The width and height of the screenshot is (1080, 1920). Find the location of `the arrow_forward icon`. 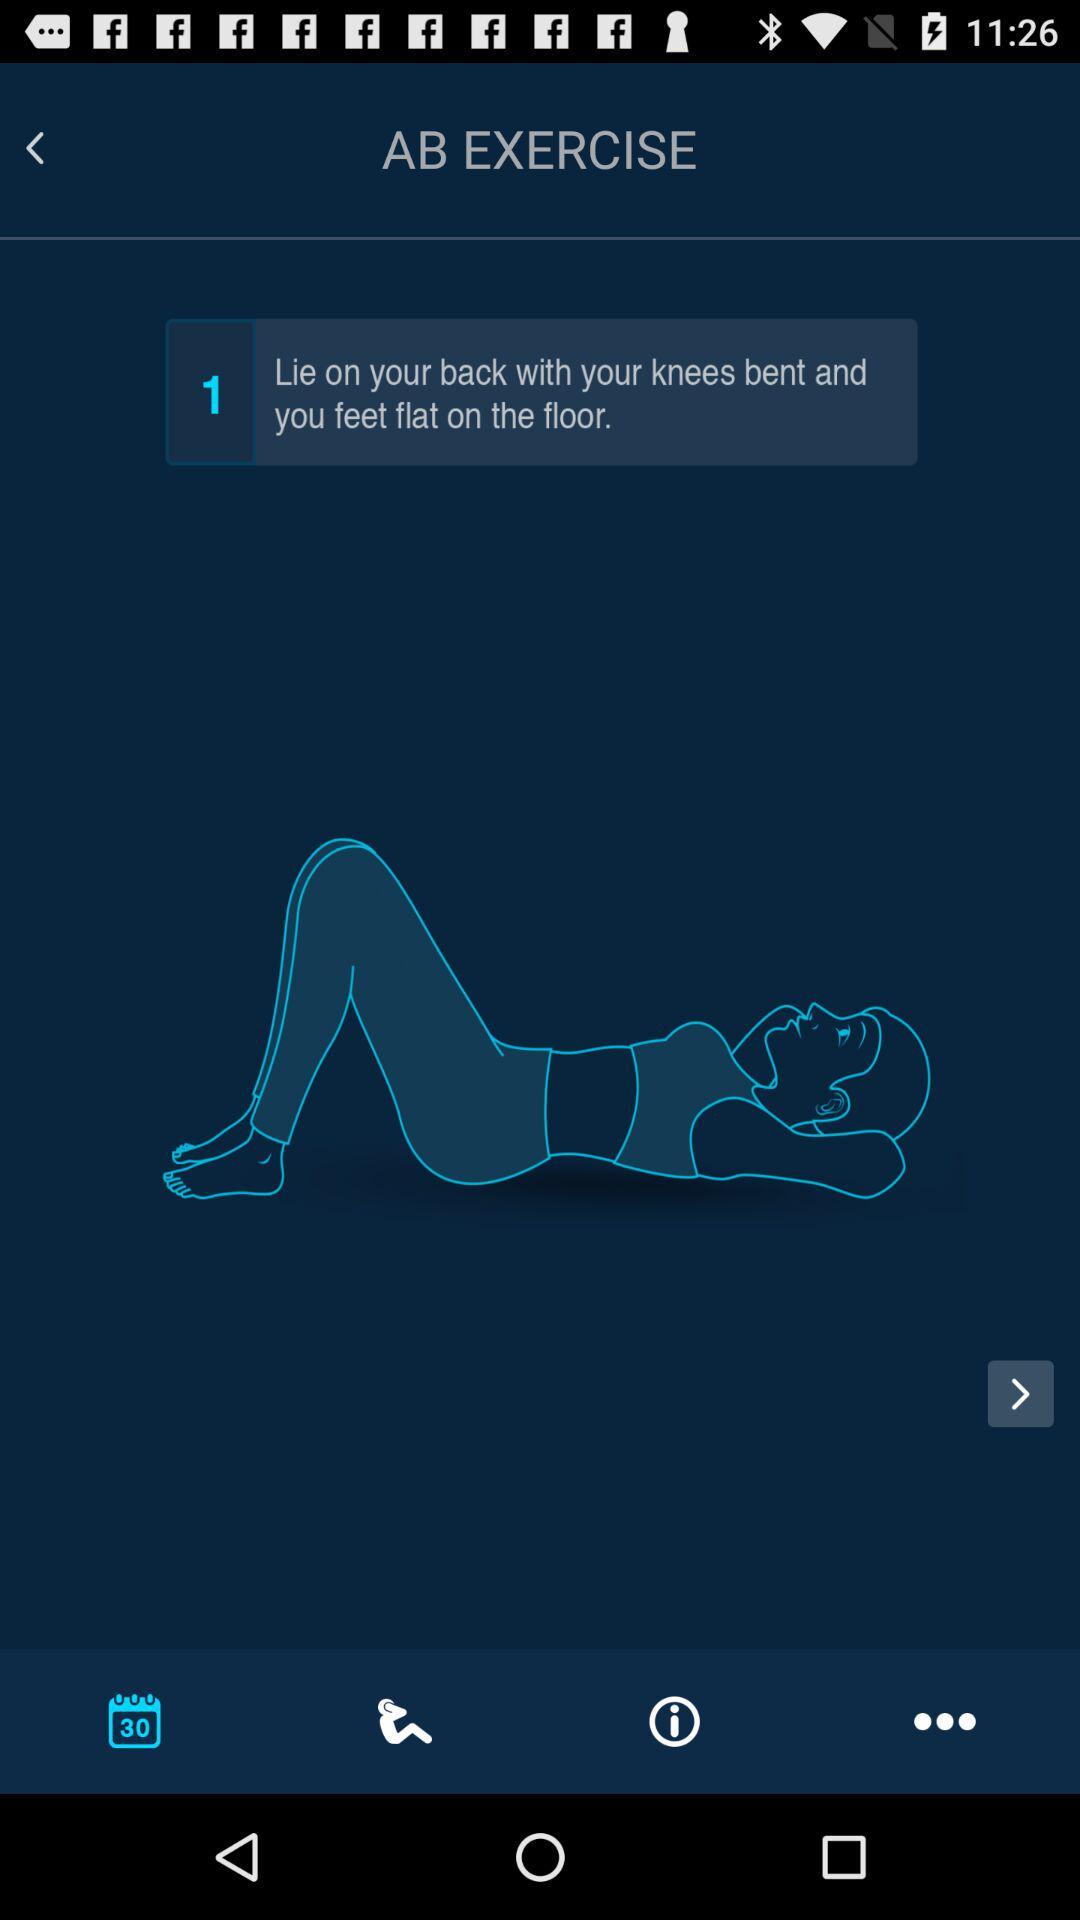

the arrow_forward icon is located at coordinates (1027, 1512).